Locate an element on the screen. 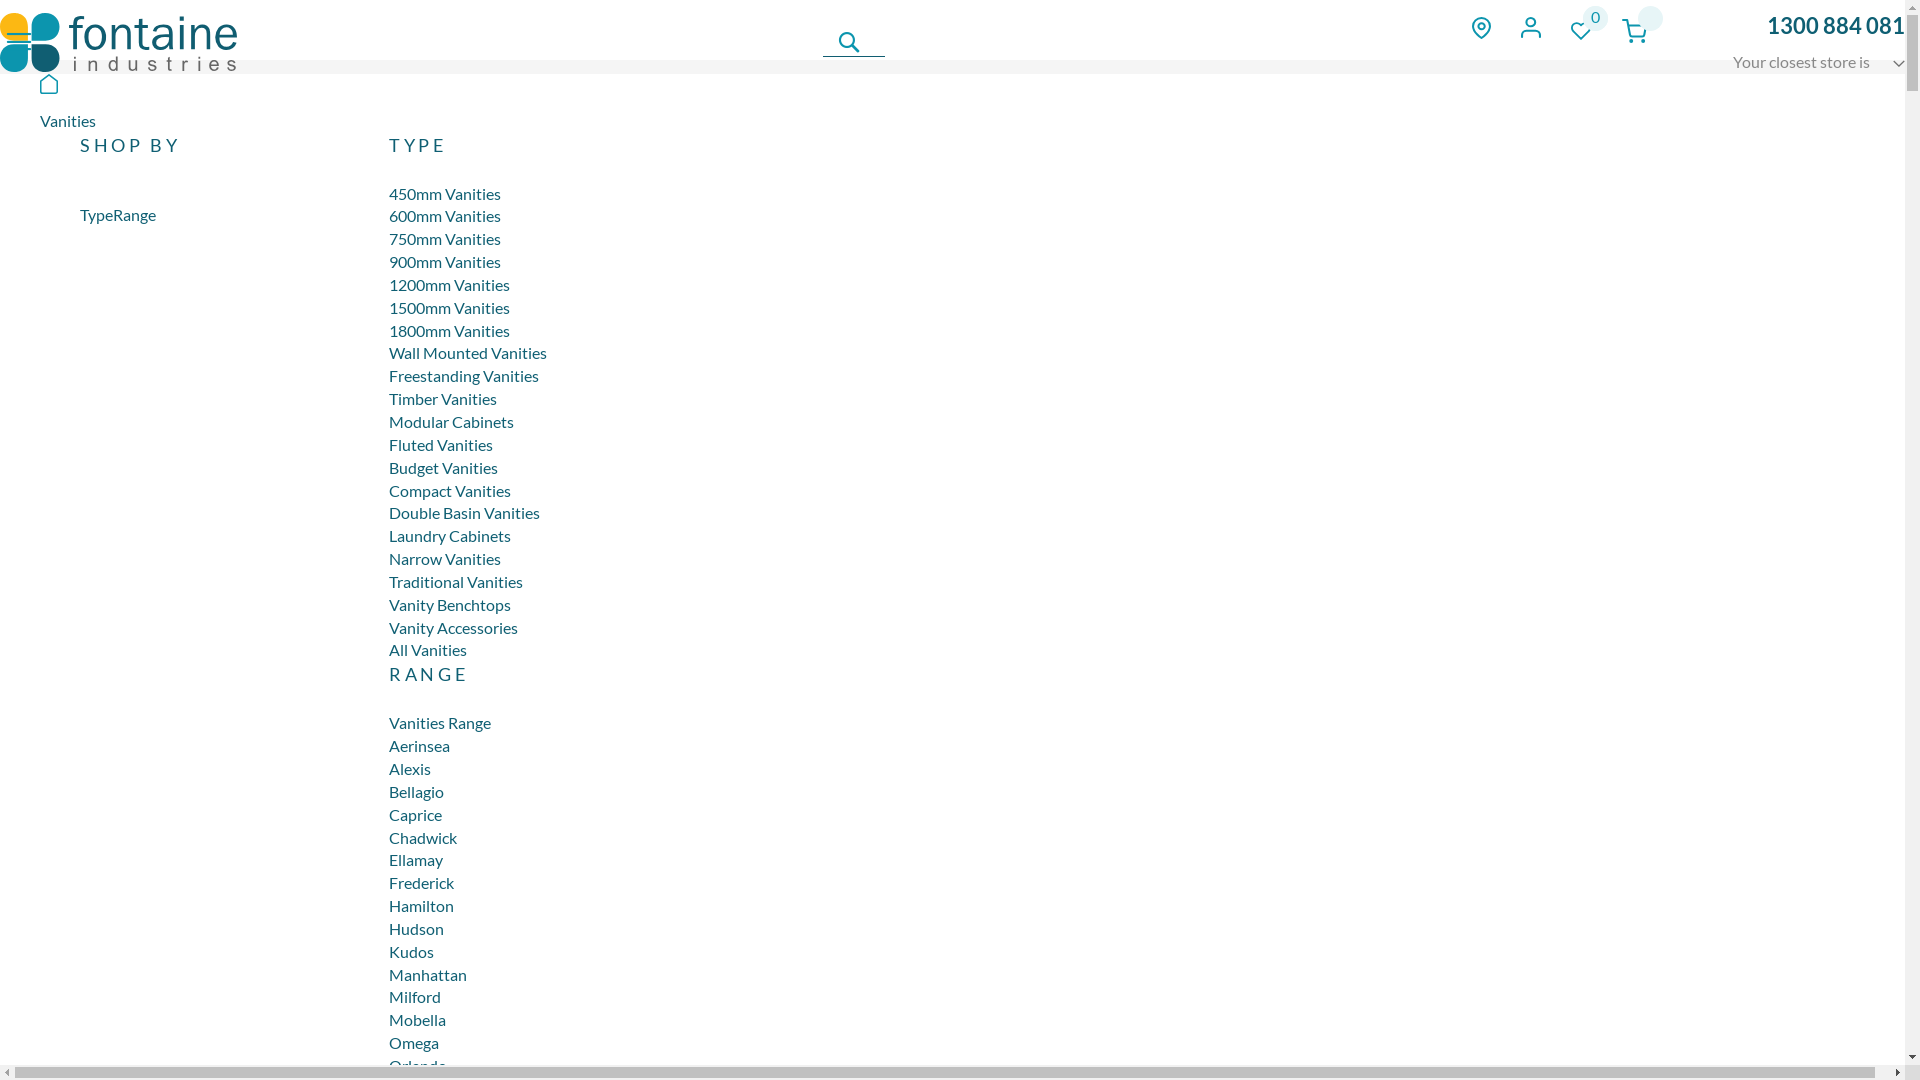 The width and height of the screenshot is (1920, 1080). 'Hamilton' is located at coordinates (420, 905).